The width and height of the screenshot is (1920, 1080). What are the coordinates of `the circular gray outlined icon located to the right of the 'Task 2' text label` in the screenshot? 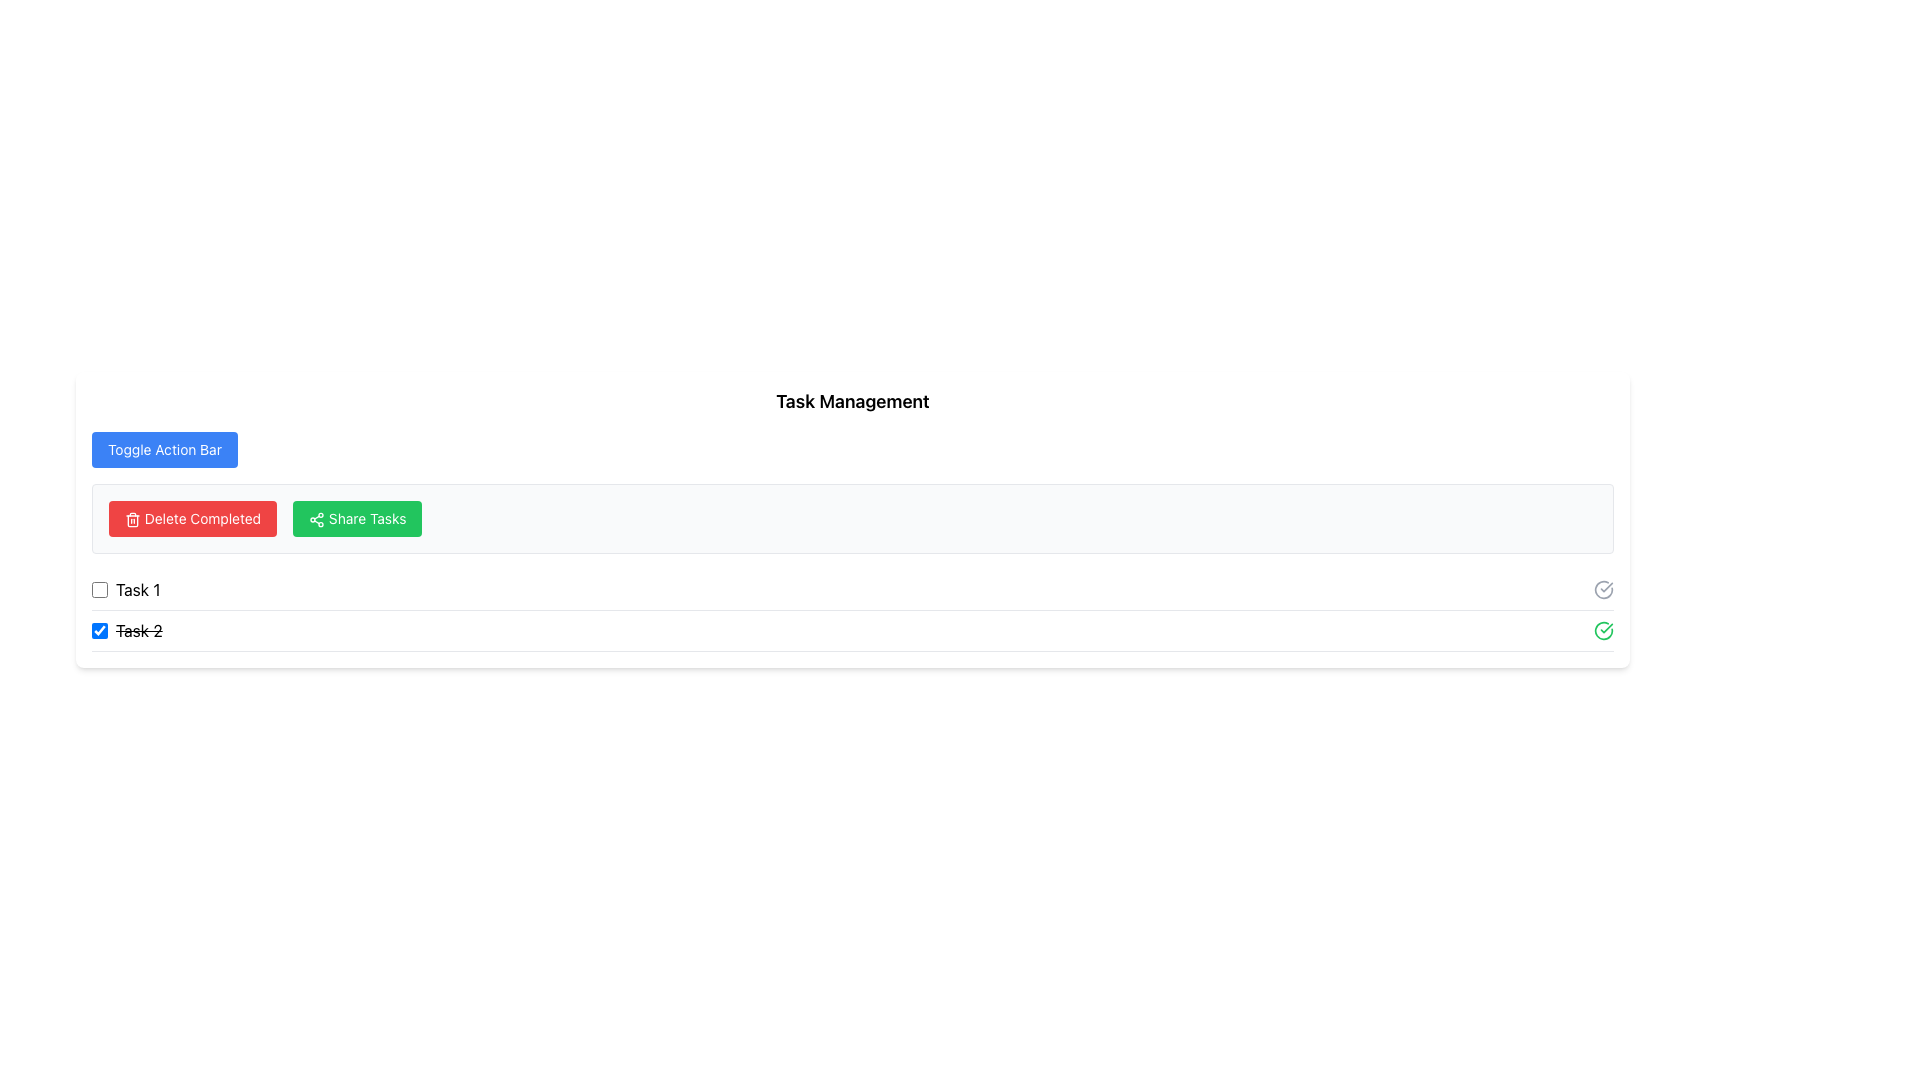 It's located at (1603, 588).